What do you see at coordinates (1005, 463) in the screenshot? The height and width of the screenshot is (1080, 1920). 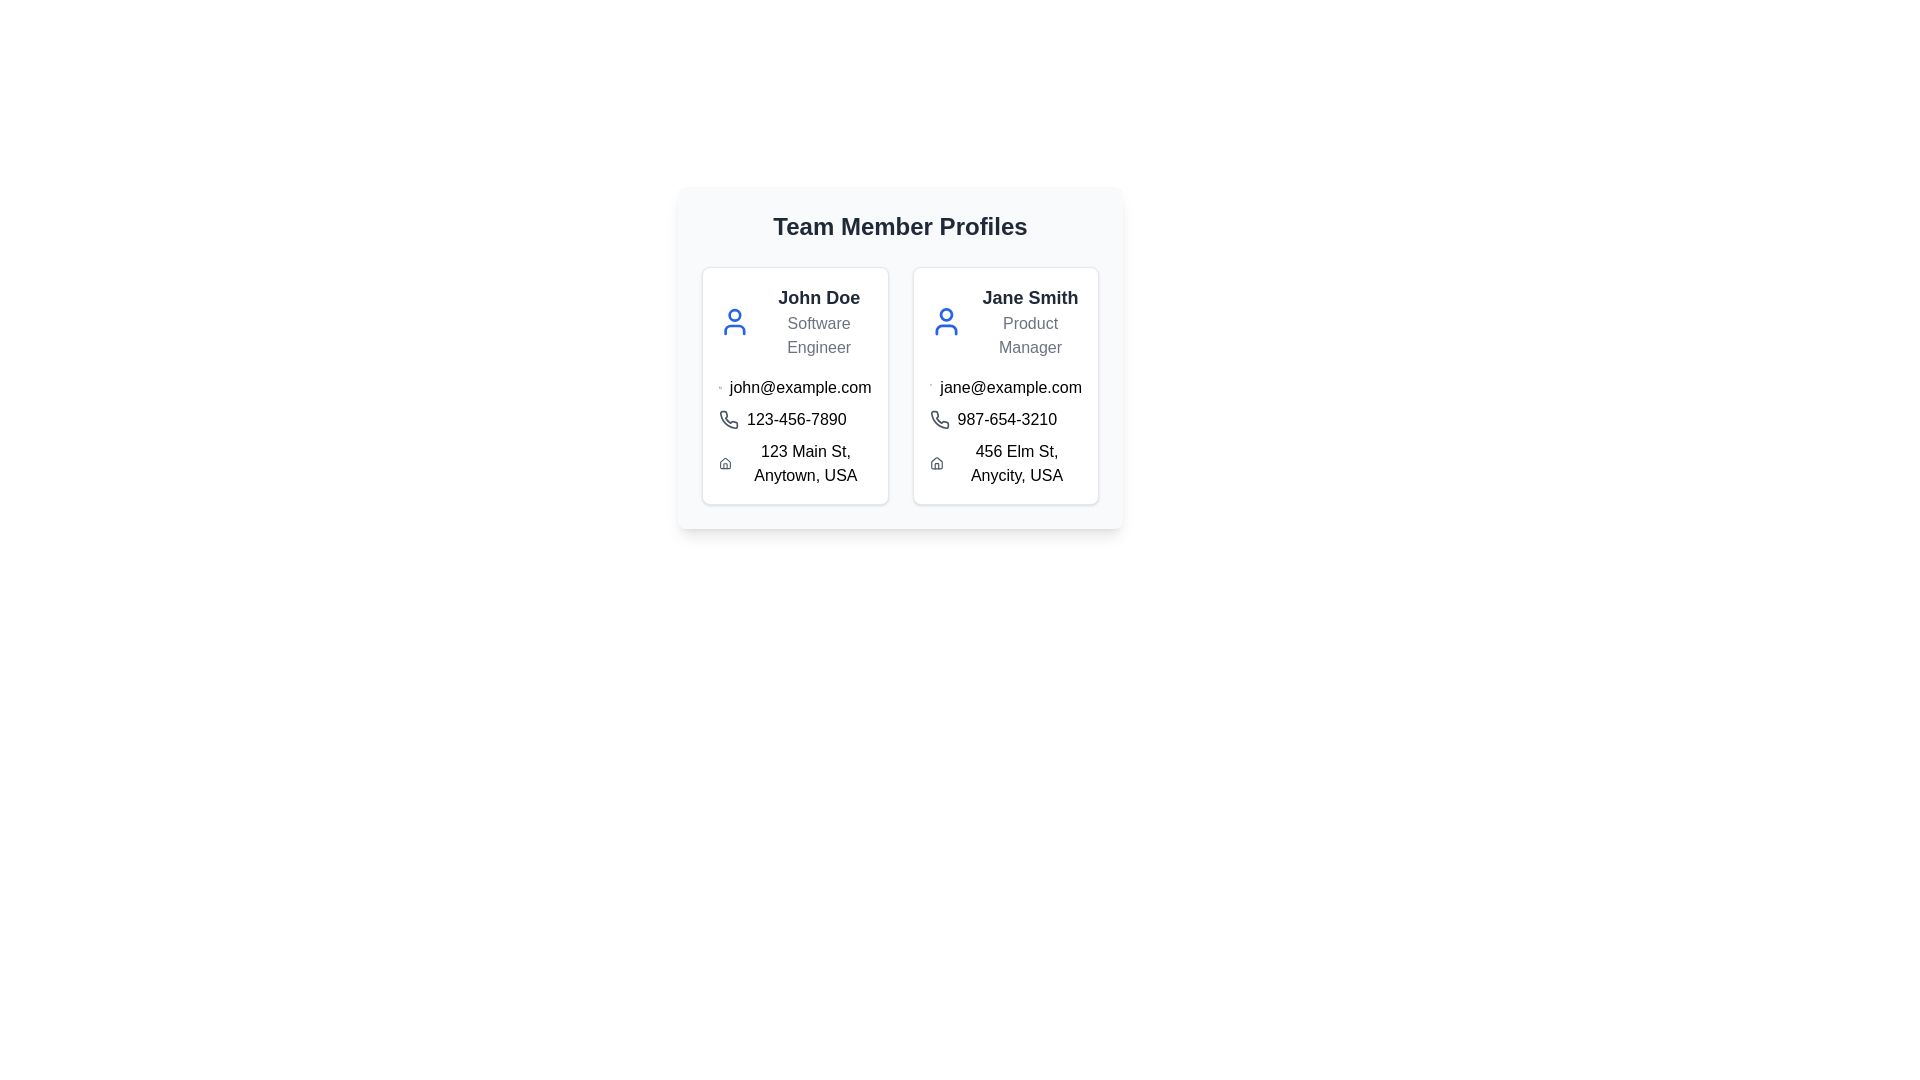 I see `the address text element associated with 'Jane Smith', located in the second column under the 'Jane Smith Product Manager' card, following the phone number` at bounding box center [1005, 463].